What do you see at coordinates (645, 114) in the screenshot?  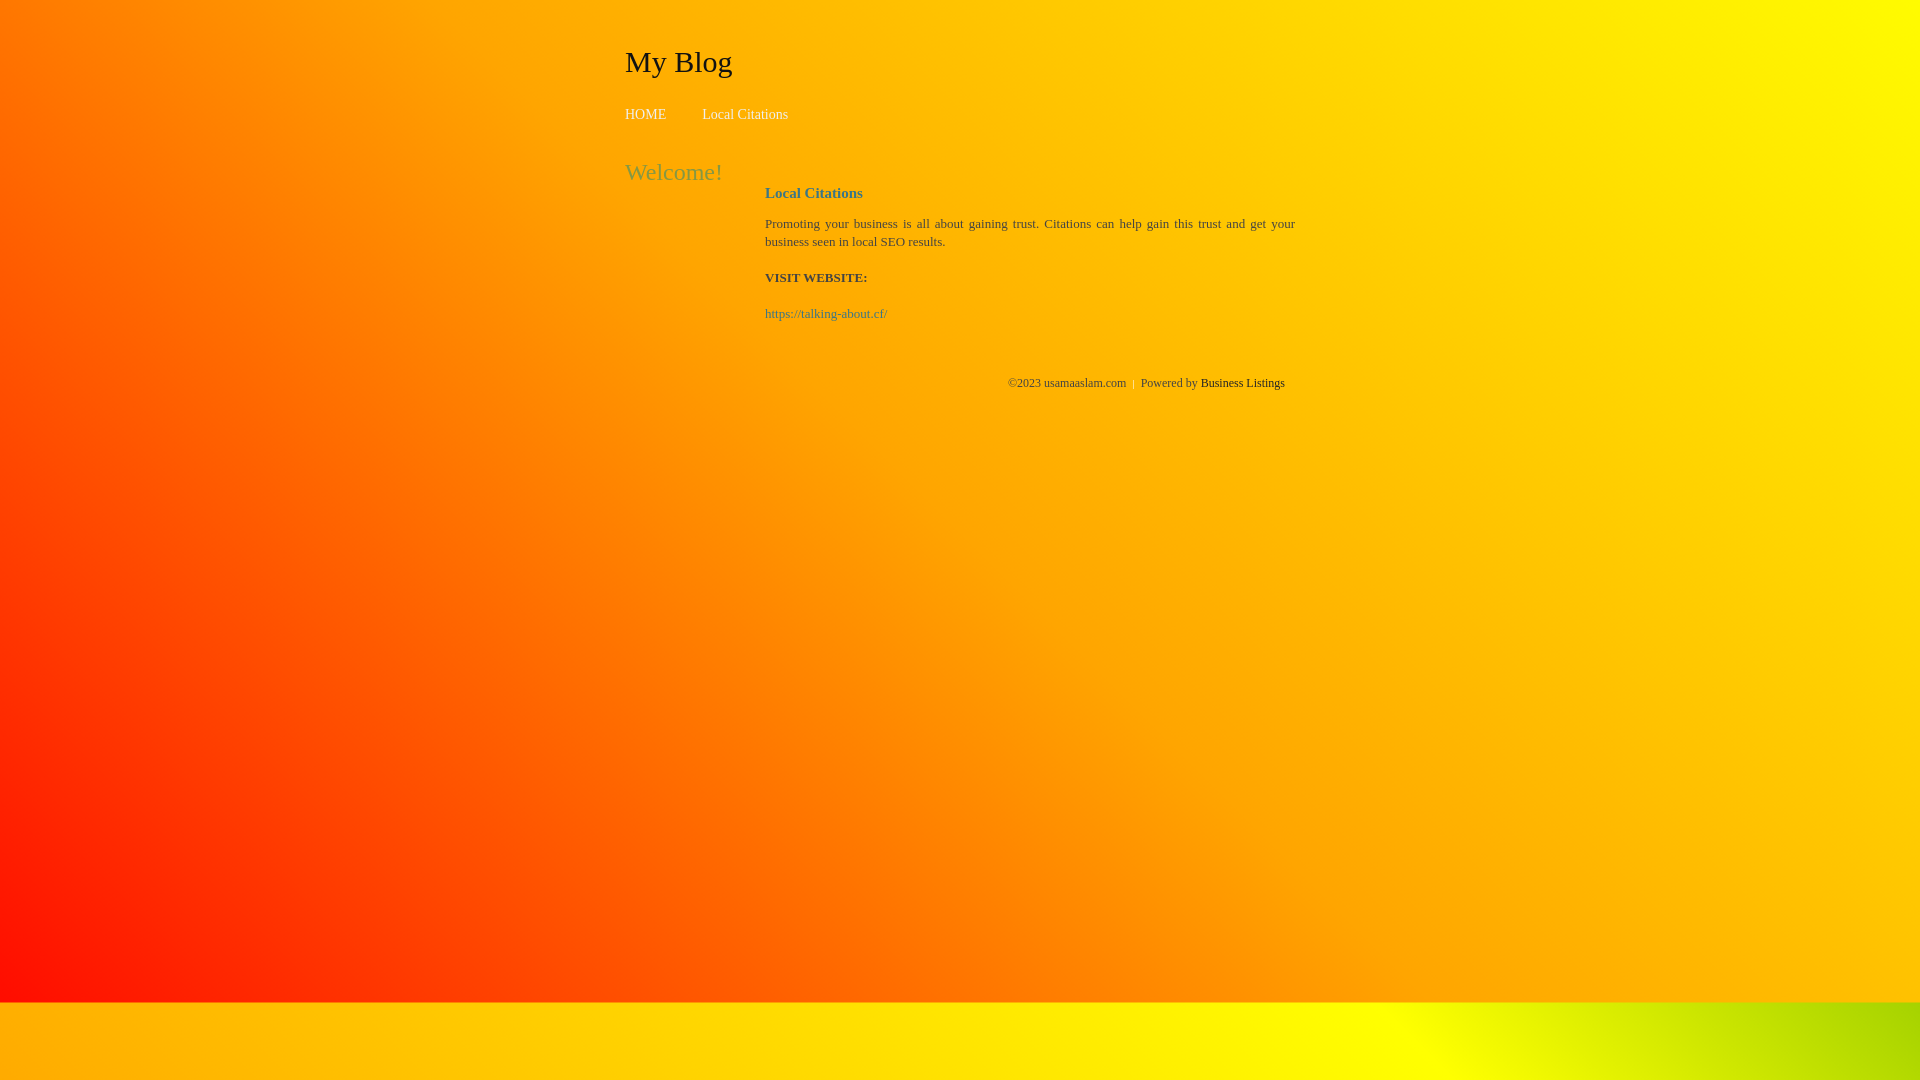 I see `'HOME'` at bounding box center [645, 114].